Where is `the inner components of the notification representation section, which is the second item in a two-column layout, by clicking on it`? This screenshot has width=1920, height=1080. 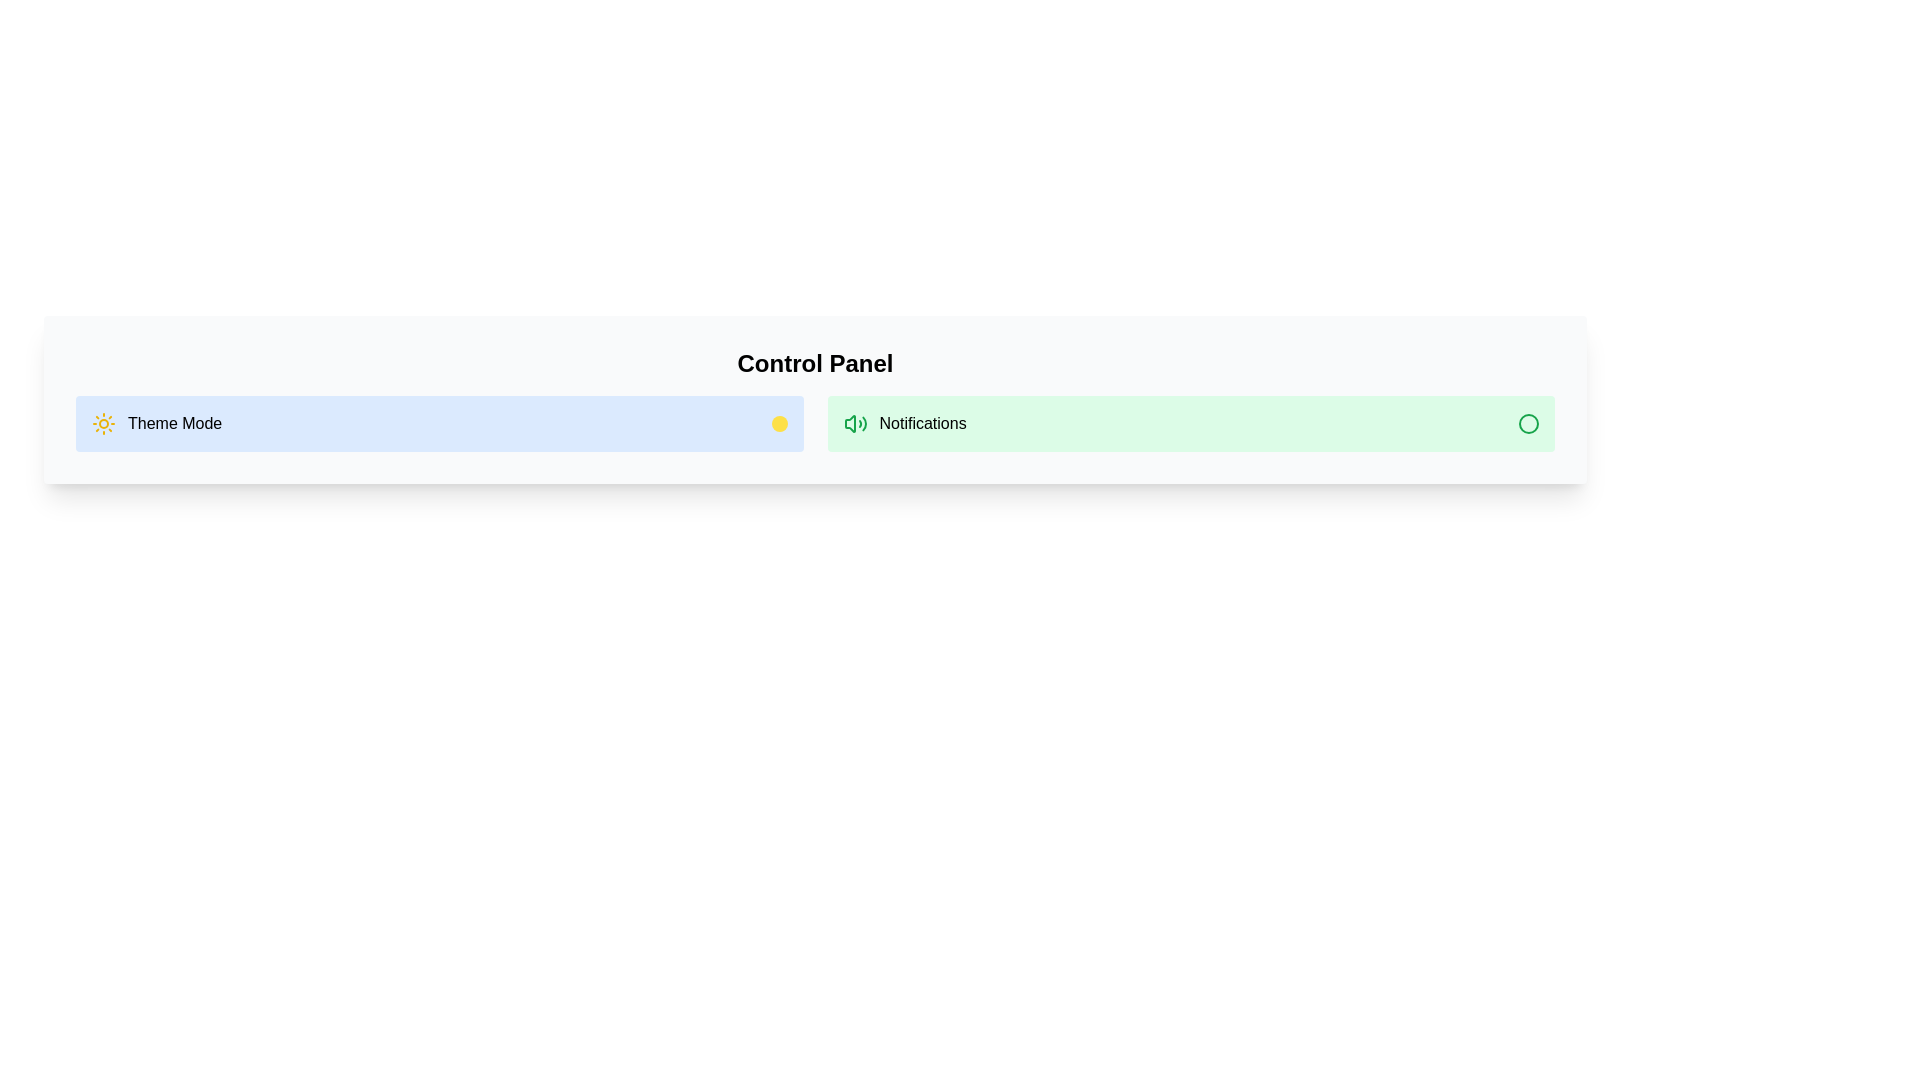
the inner components of the notification representation section, which is the second item in a two-column layout, by clicking on it is located at coordinates (1191, 423).